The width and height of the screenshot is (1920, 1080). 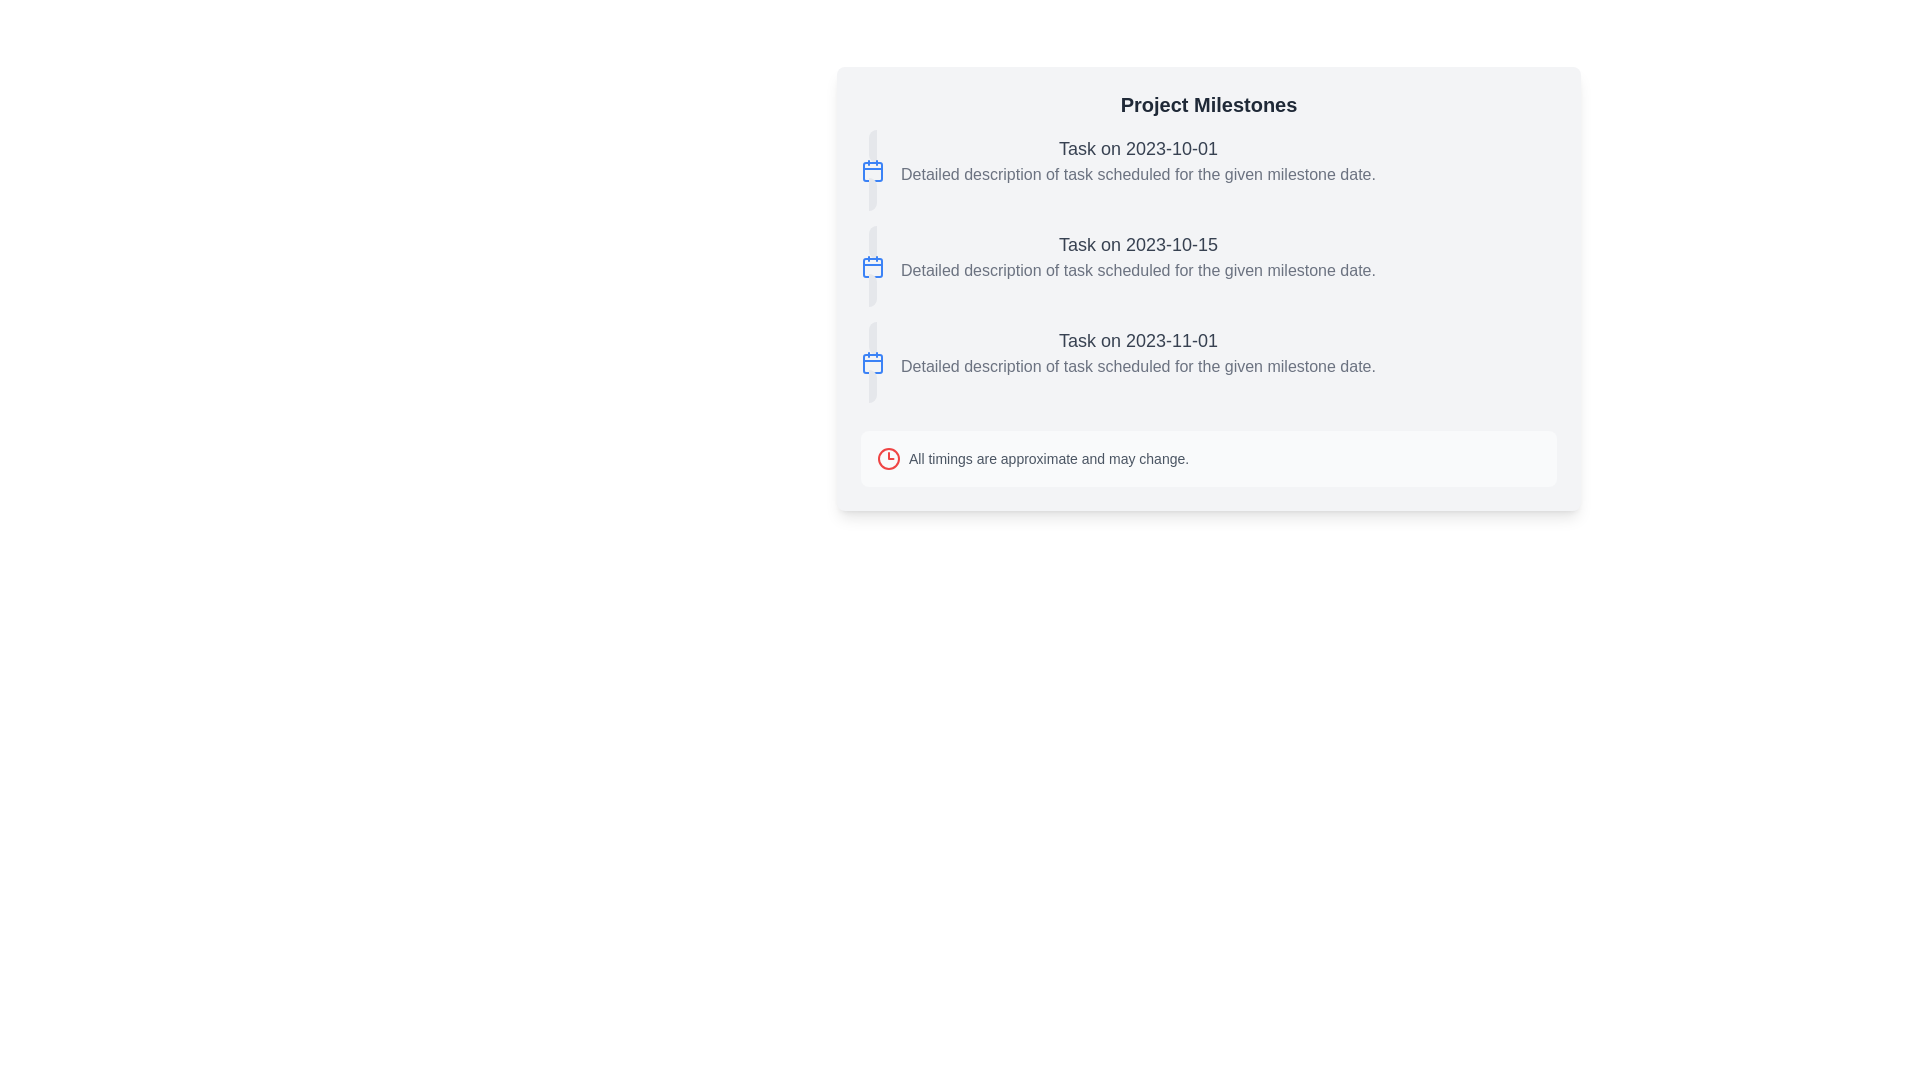 I want to click on the 'Project Milestones' informational card, so click(x=1208, y=312).